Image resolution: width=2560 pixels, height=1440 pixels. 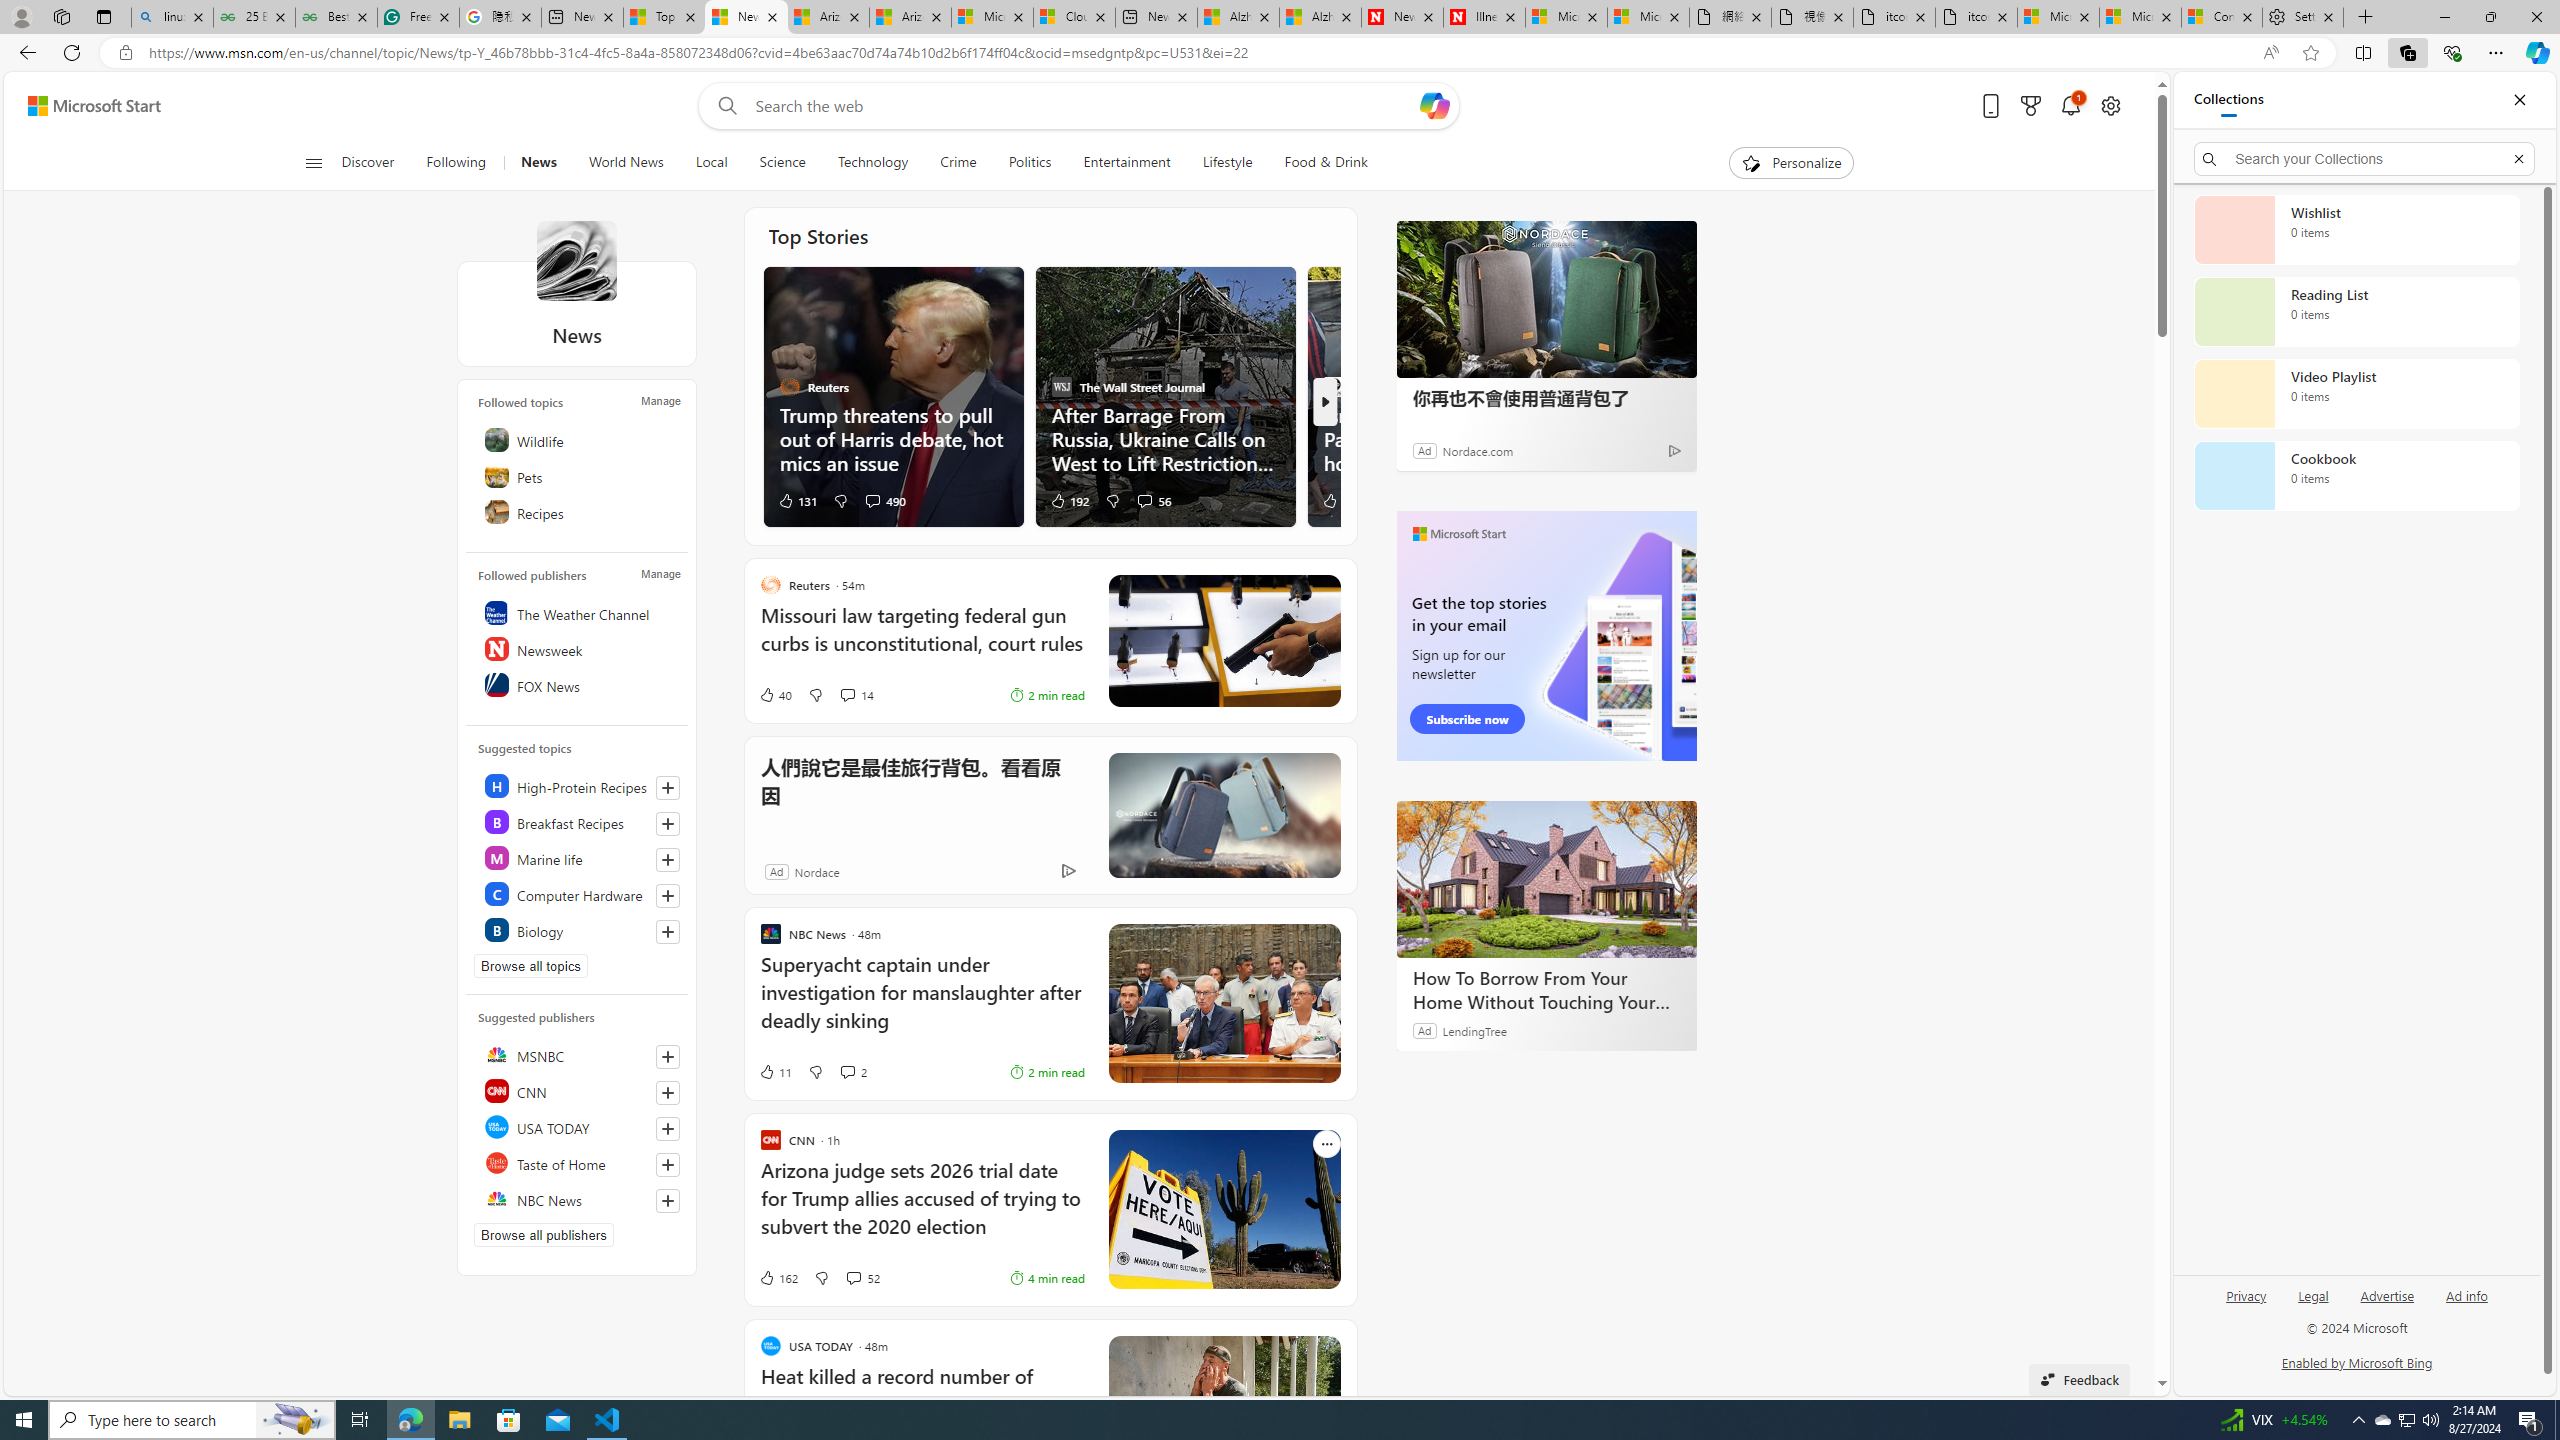 What do you see at coordinates (2311, 1302) in the screenshot?
I see `'Legal'` at bounding box center [2311, 1302].